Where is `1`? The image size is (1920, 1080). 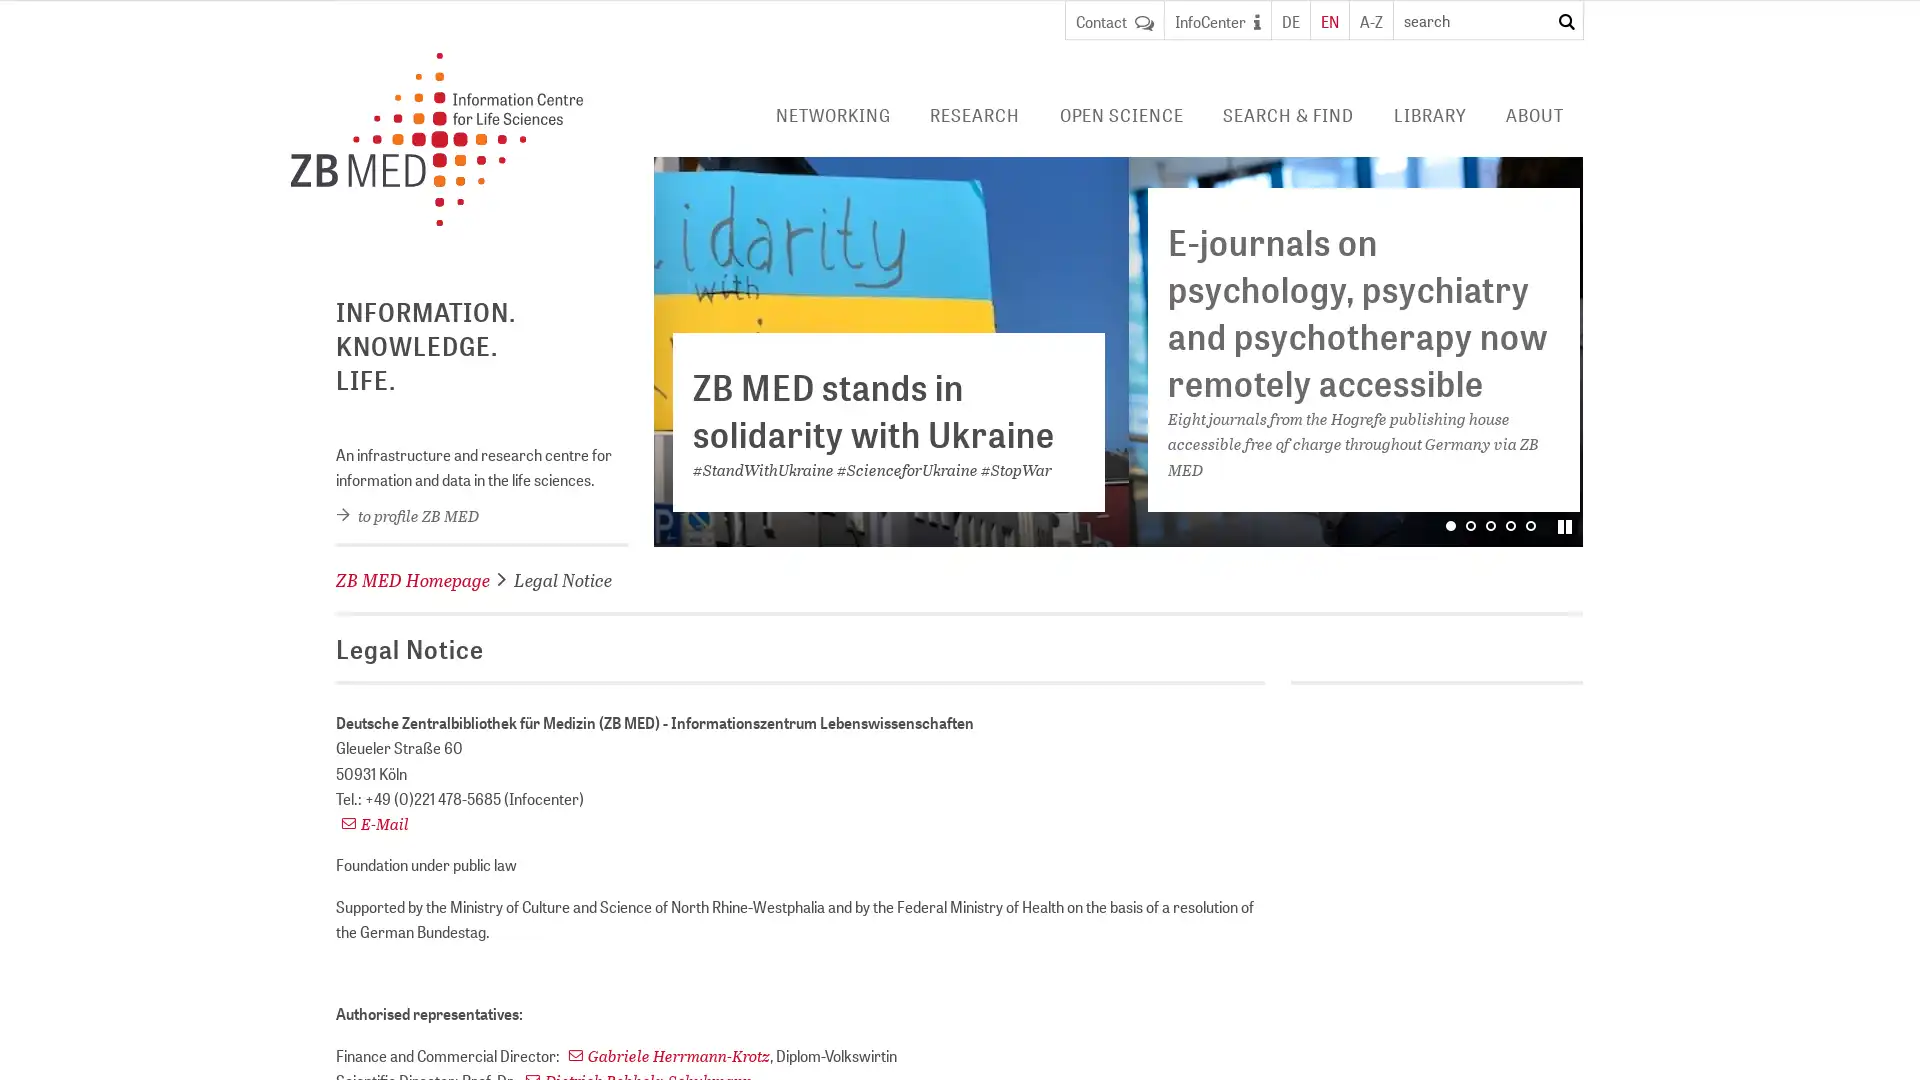 1 is located at coordinates (1450, 523).